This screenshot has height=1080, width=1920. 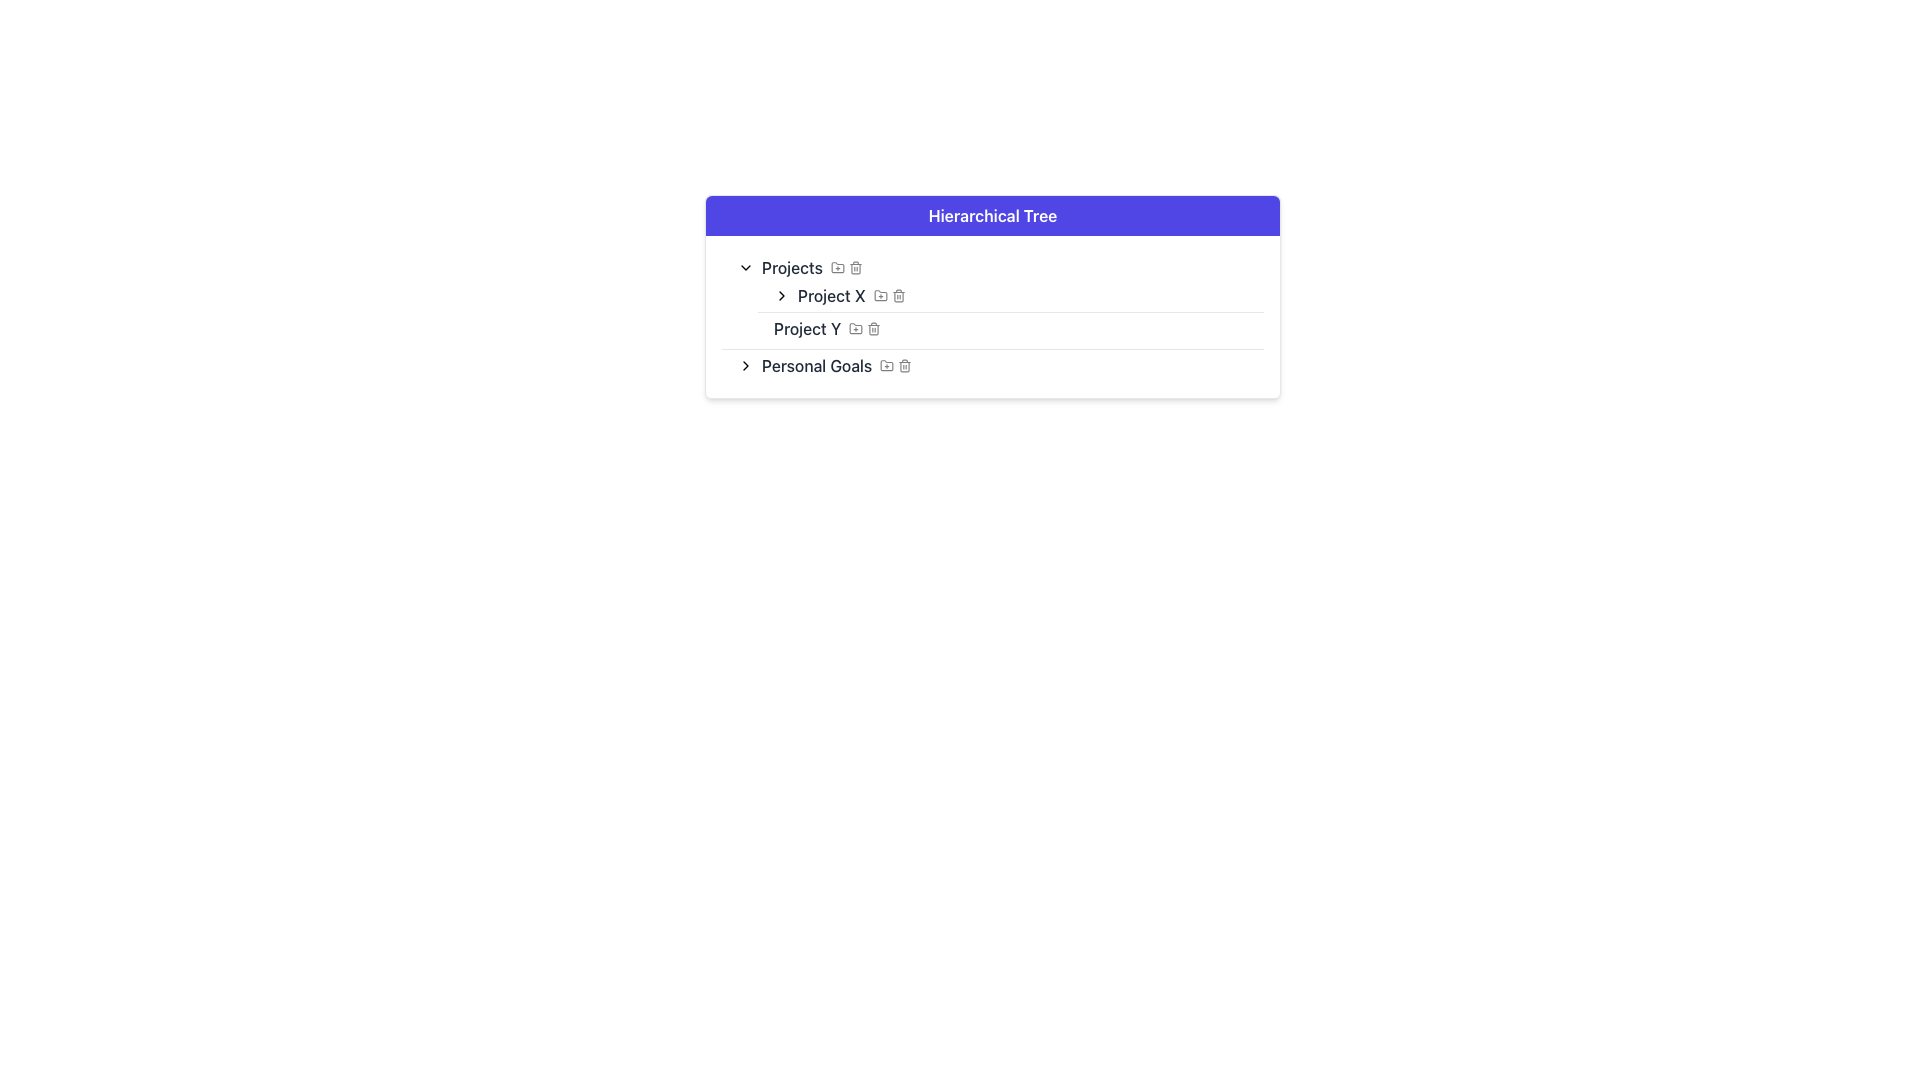 I want to click on the indigo banner titled 'Hierarchical Tree' to interact with its styling, so click(x=993, y=216).